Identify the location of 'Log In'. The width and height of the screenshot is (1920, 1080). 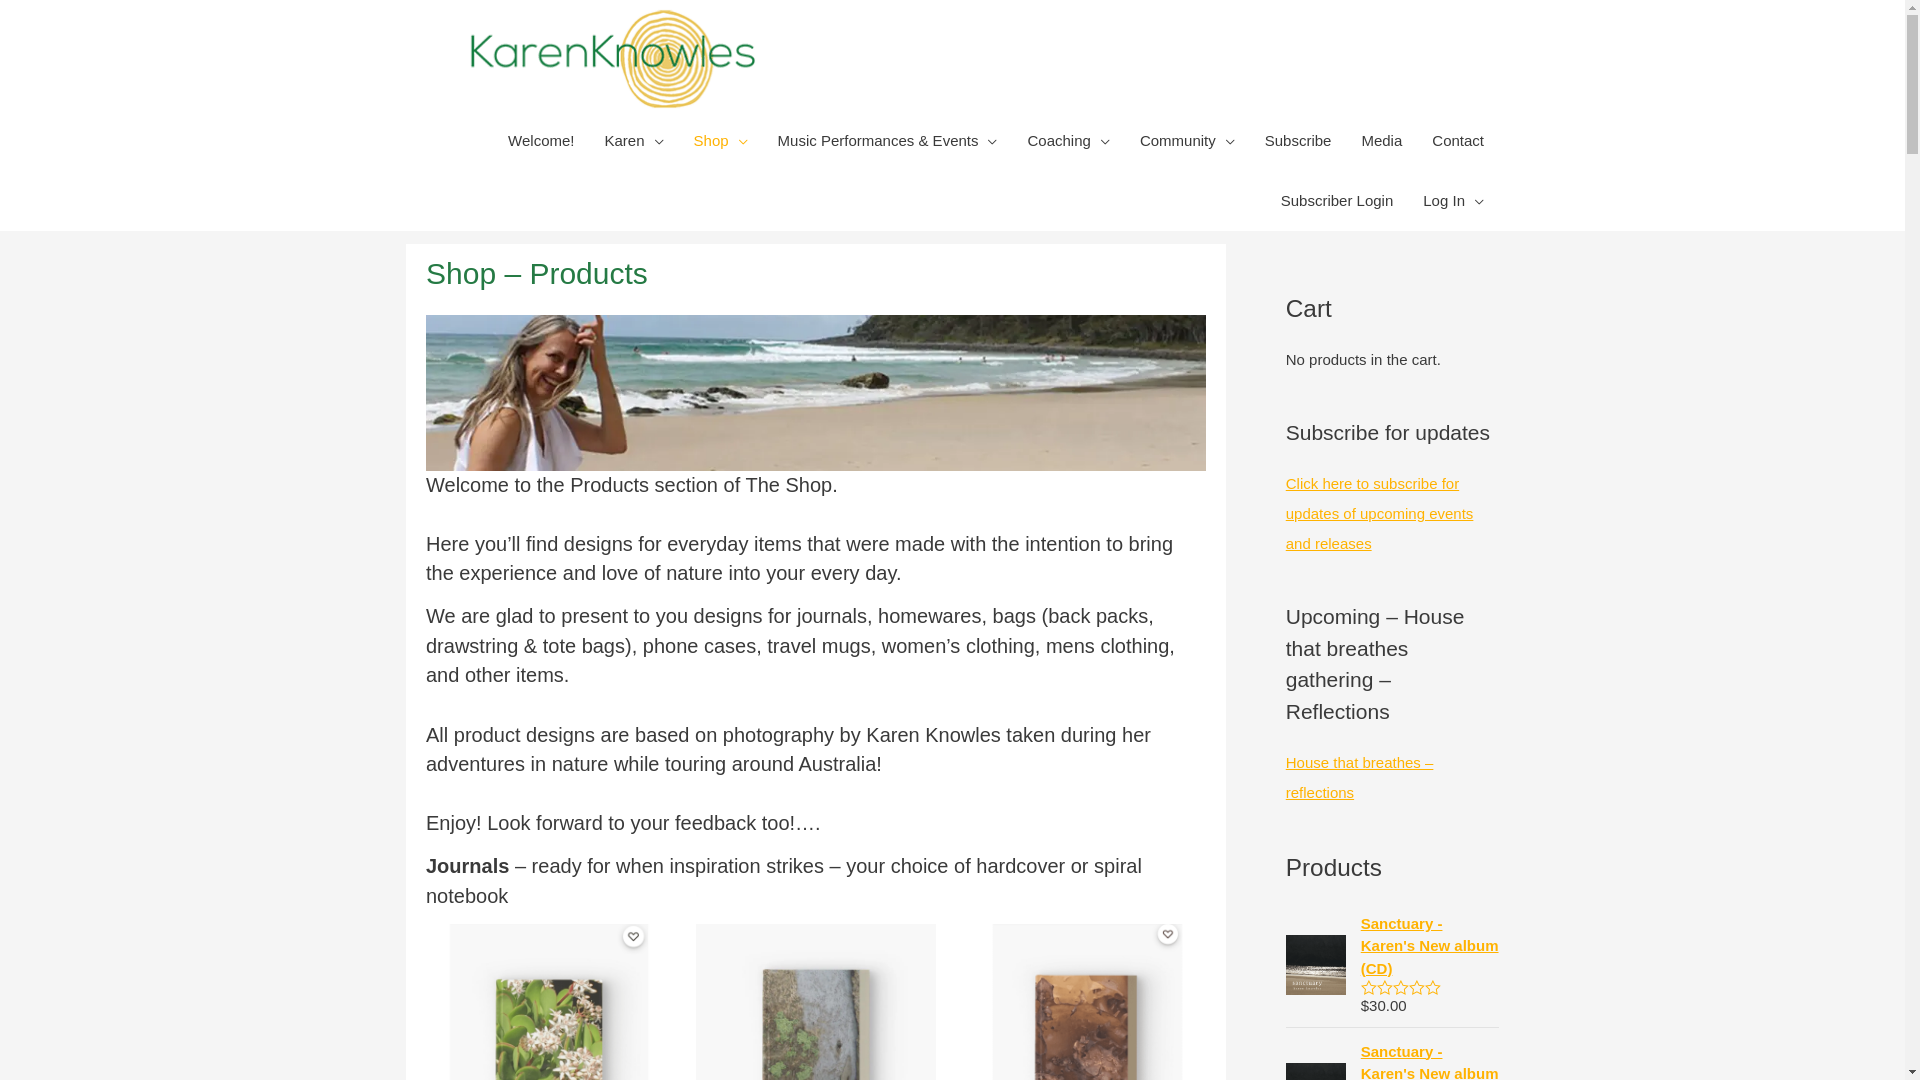
(1453, 200).